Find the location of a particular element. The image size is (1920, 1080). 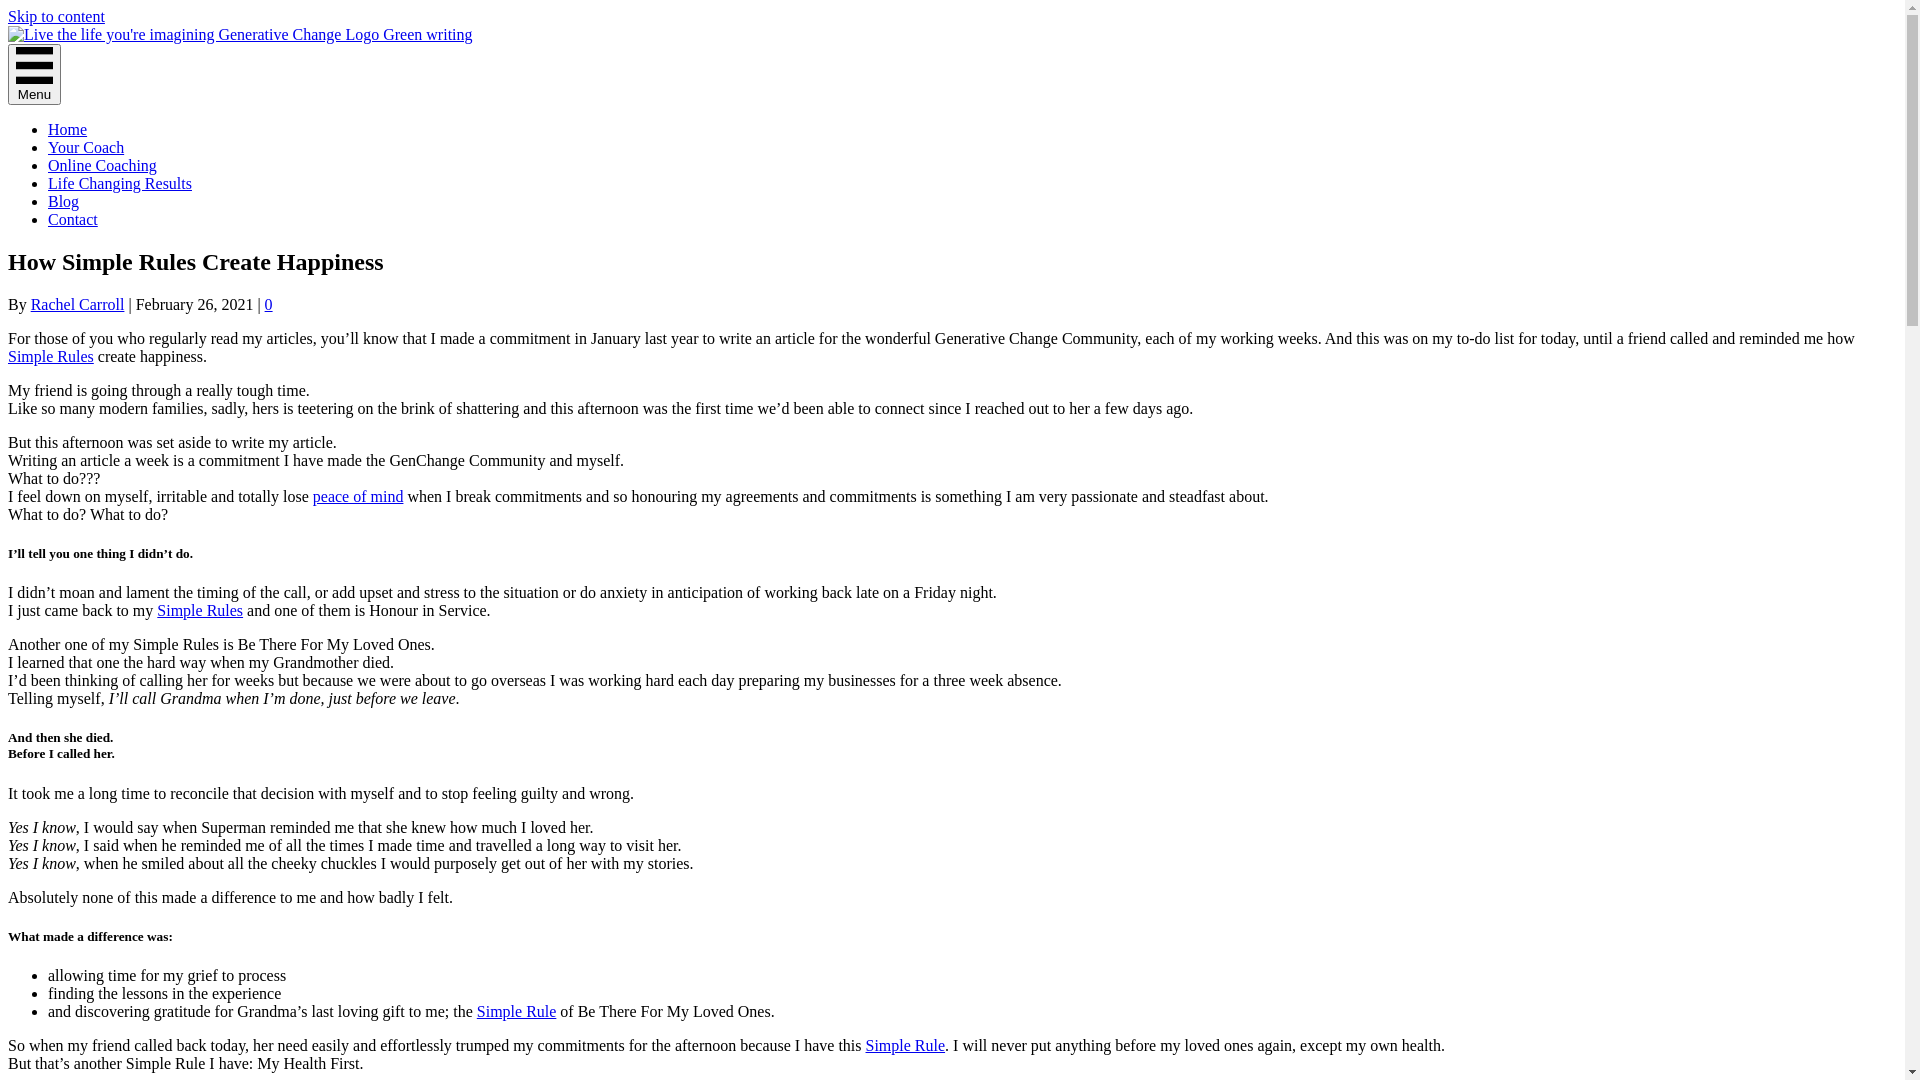

'peace of mind' is located at coordinates (358, 495).